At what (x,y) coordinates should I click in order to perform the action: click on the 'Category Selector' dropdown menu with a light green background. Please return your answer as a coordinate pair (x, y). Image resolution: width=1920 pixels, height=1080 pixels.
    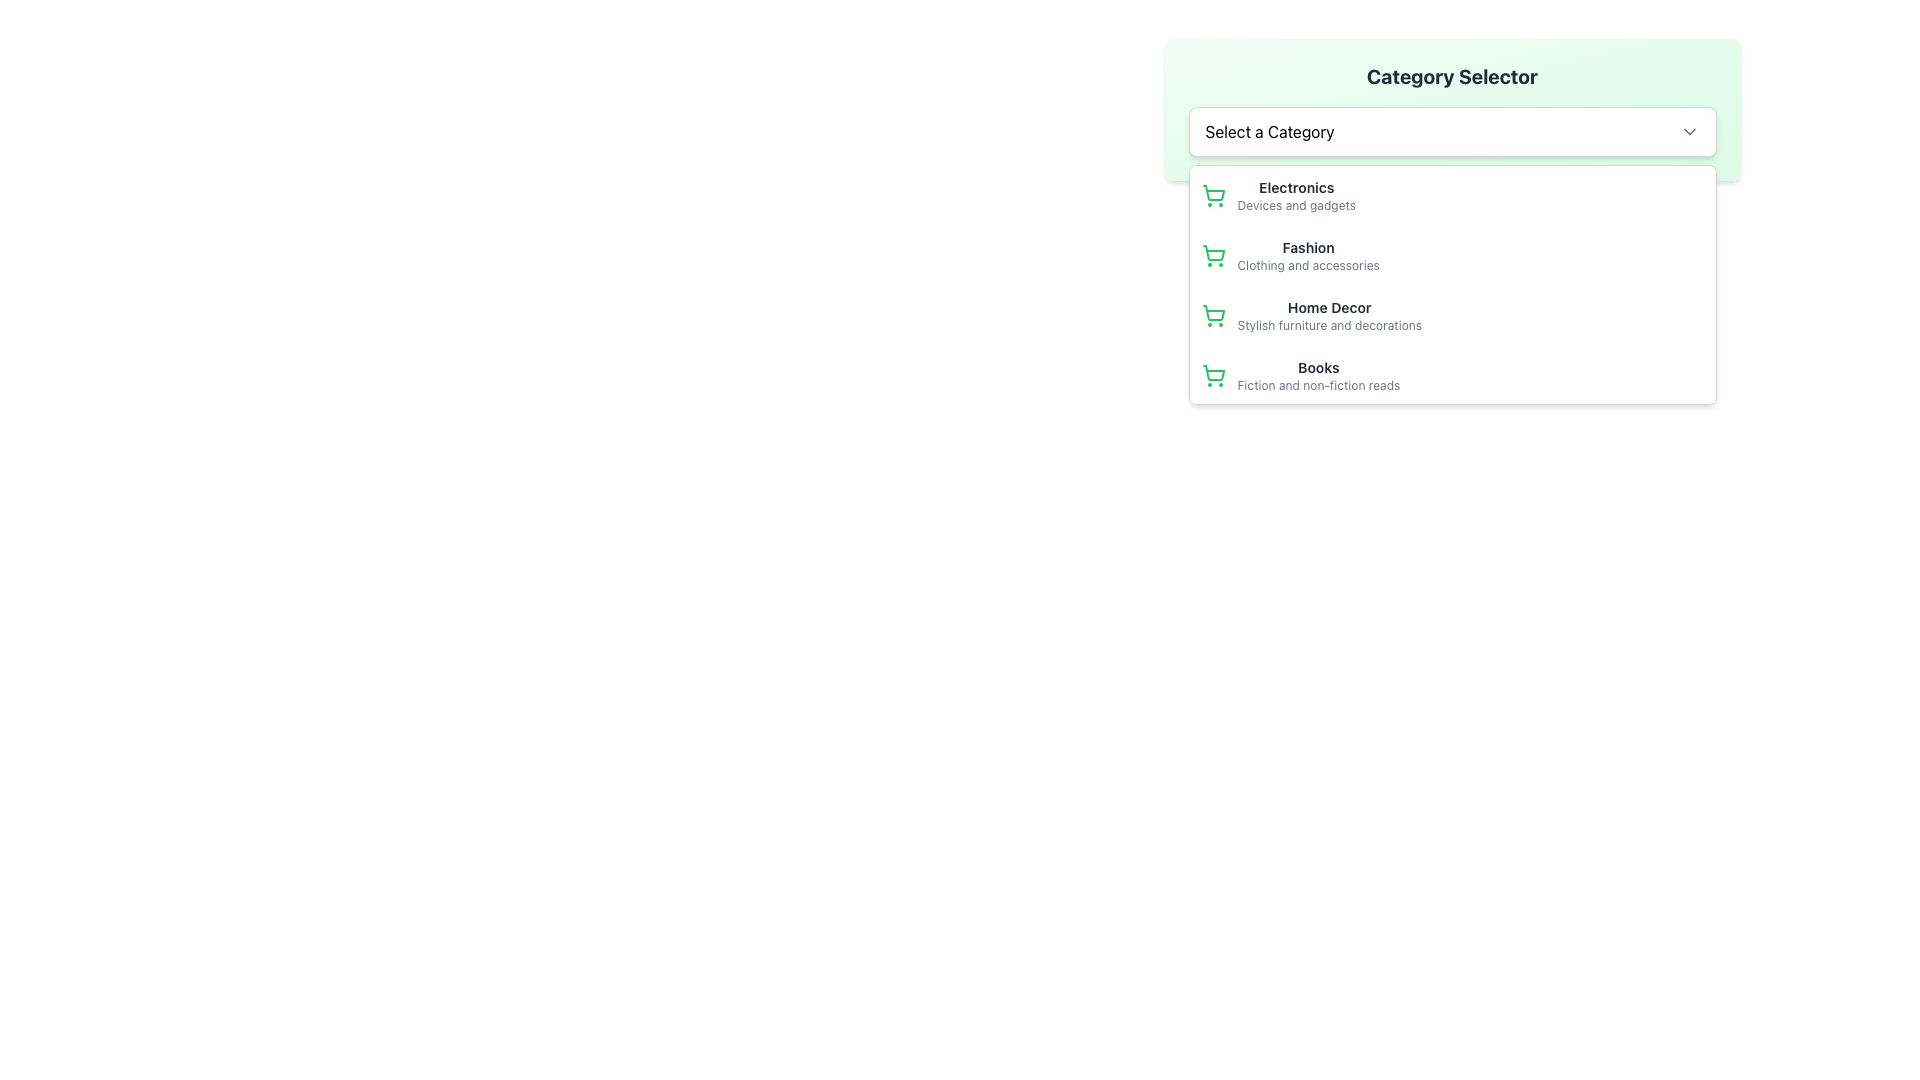
    Looking at the image, I should click on (1452, 110).